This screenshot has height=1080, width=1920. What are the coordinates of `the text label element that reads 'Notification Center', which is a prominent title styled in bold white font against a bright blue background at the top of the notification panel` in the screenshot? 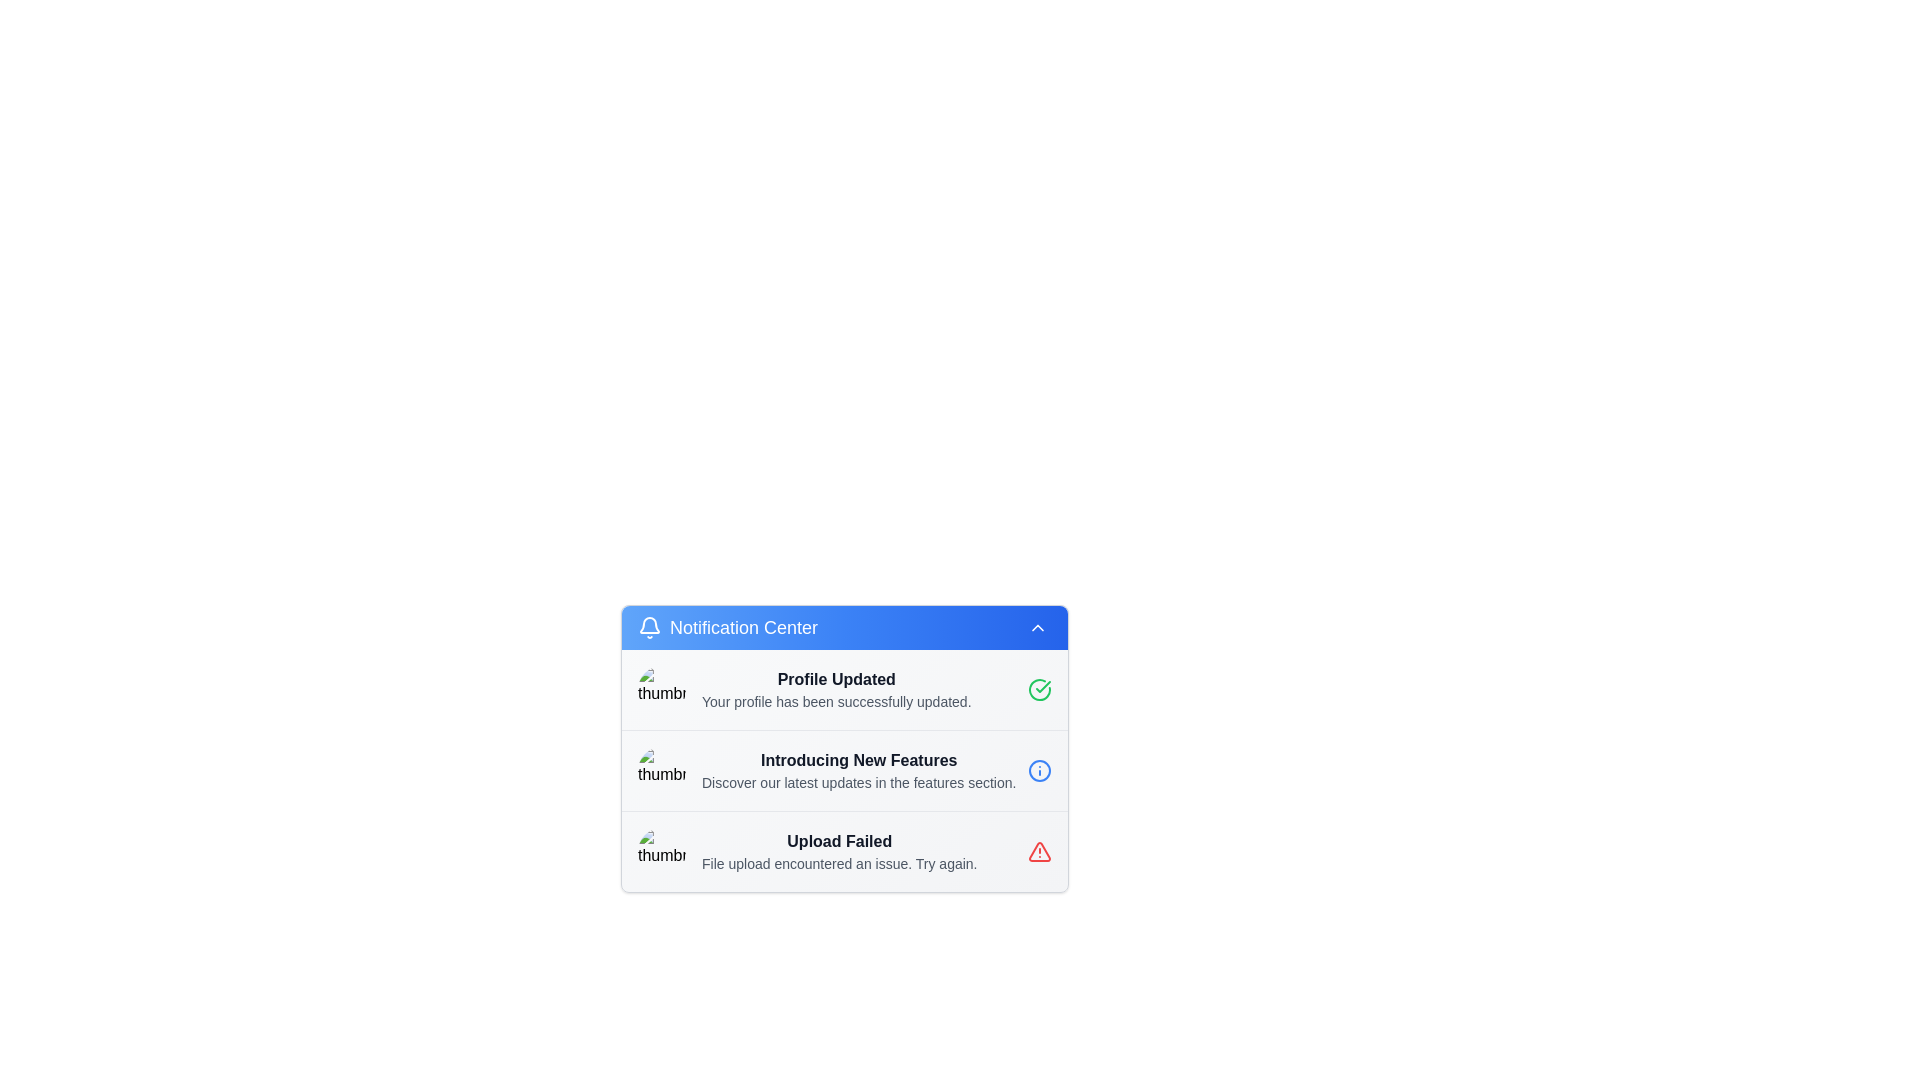 It's located at (743, 627).